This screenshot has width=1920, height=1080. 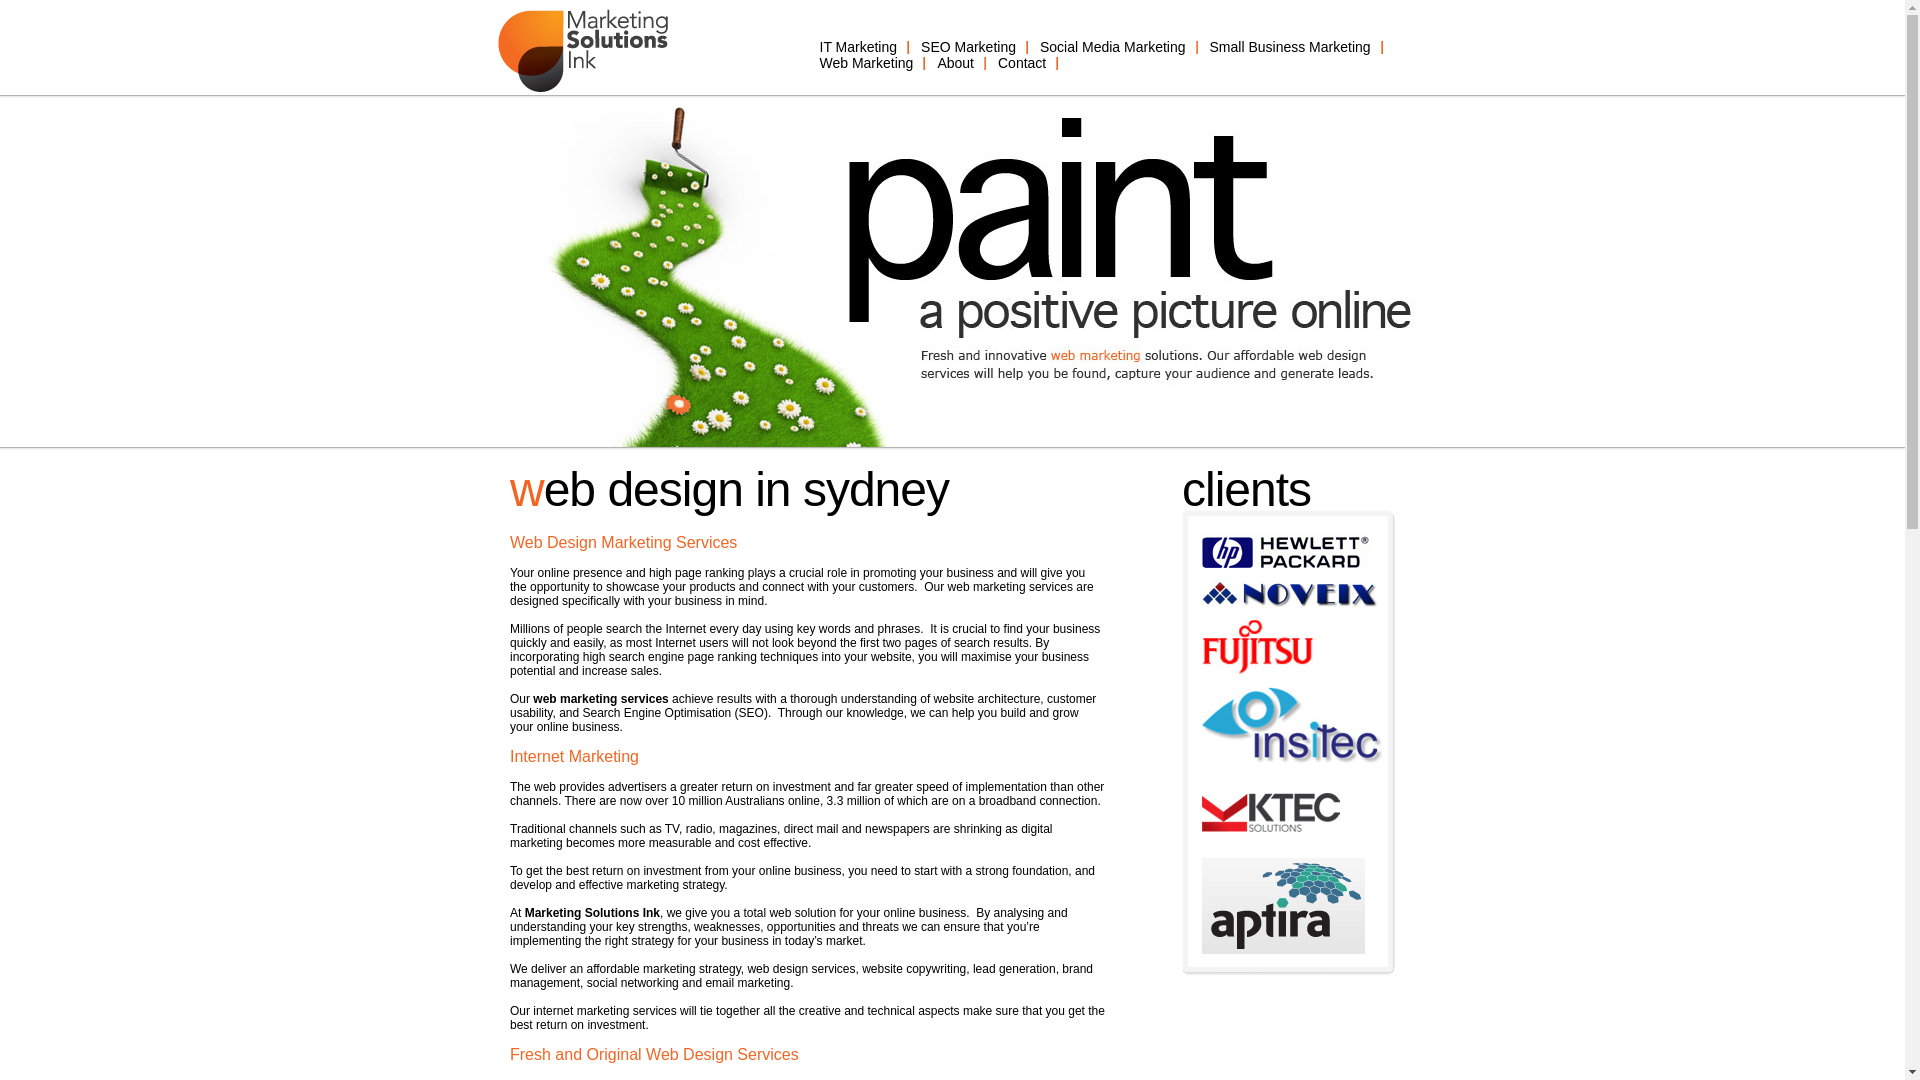 What do you see at coordinates (859, 45) in the screenshot?
I see `'IT Marketing'` at bounding box center [859, 45].